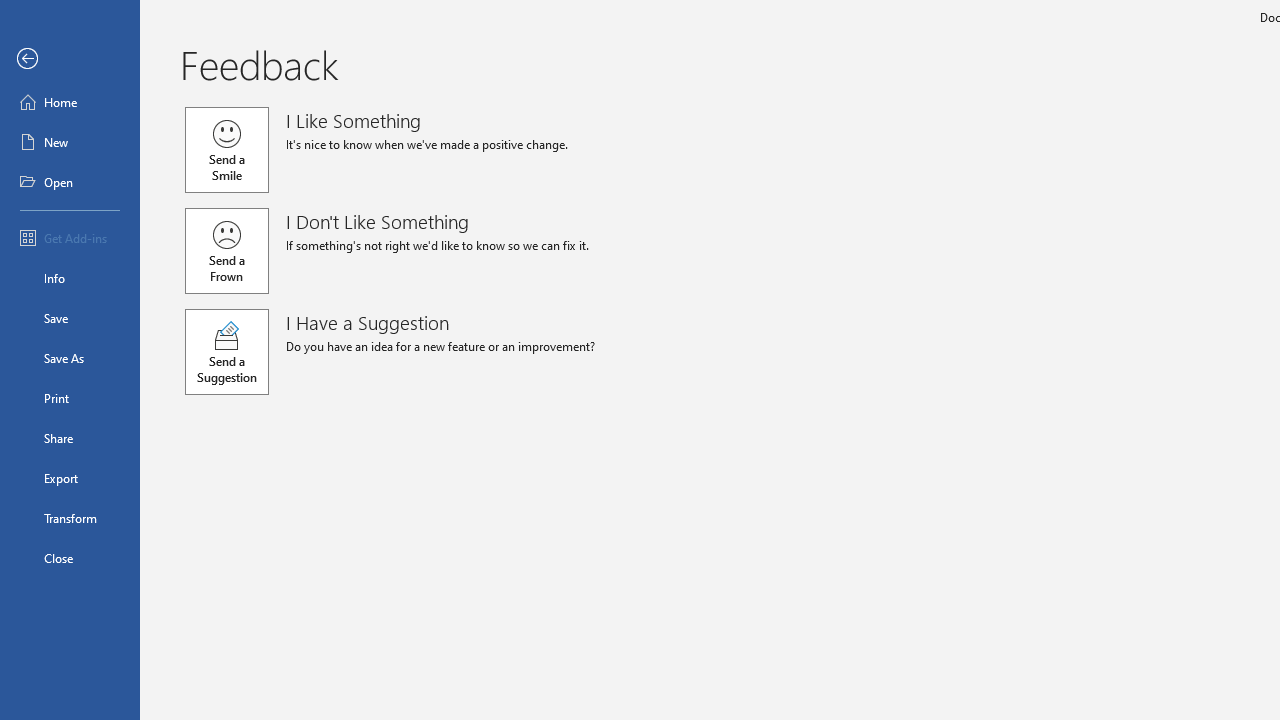 This screenshot has height=720, width=1280. Describe the element at coordinates (69, 277) in the screenshot. I see `'Info'` at that location.